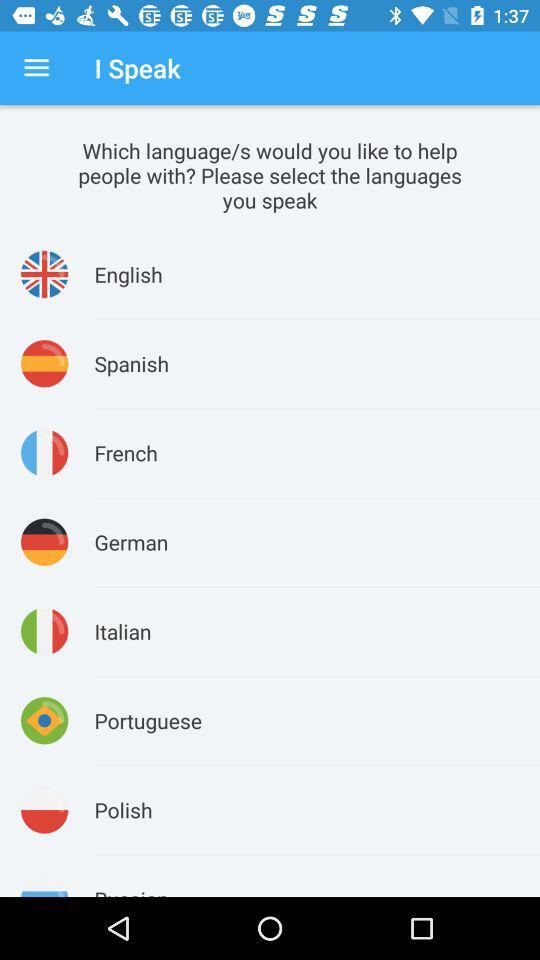 The height and width of the screenshot is (960, 540). I want to click on item to the left of i speak, so click(36, 68).